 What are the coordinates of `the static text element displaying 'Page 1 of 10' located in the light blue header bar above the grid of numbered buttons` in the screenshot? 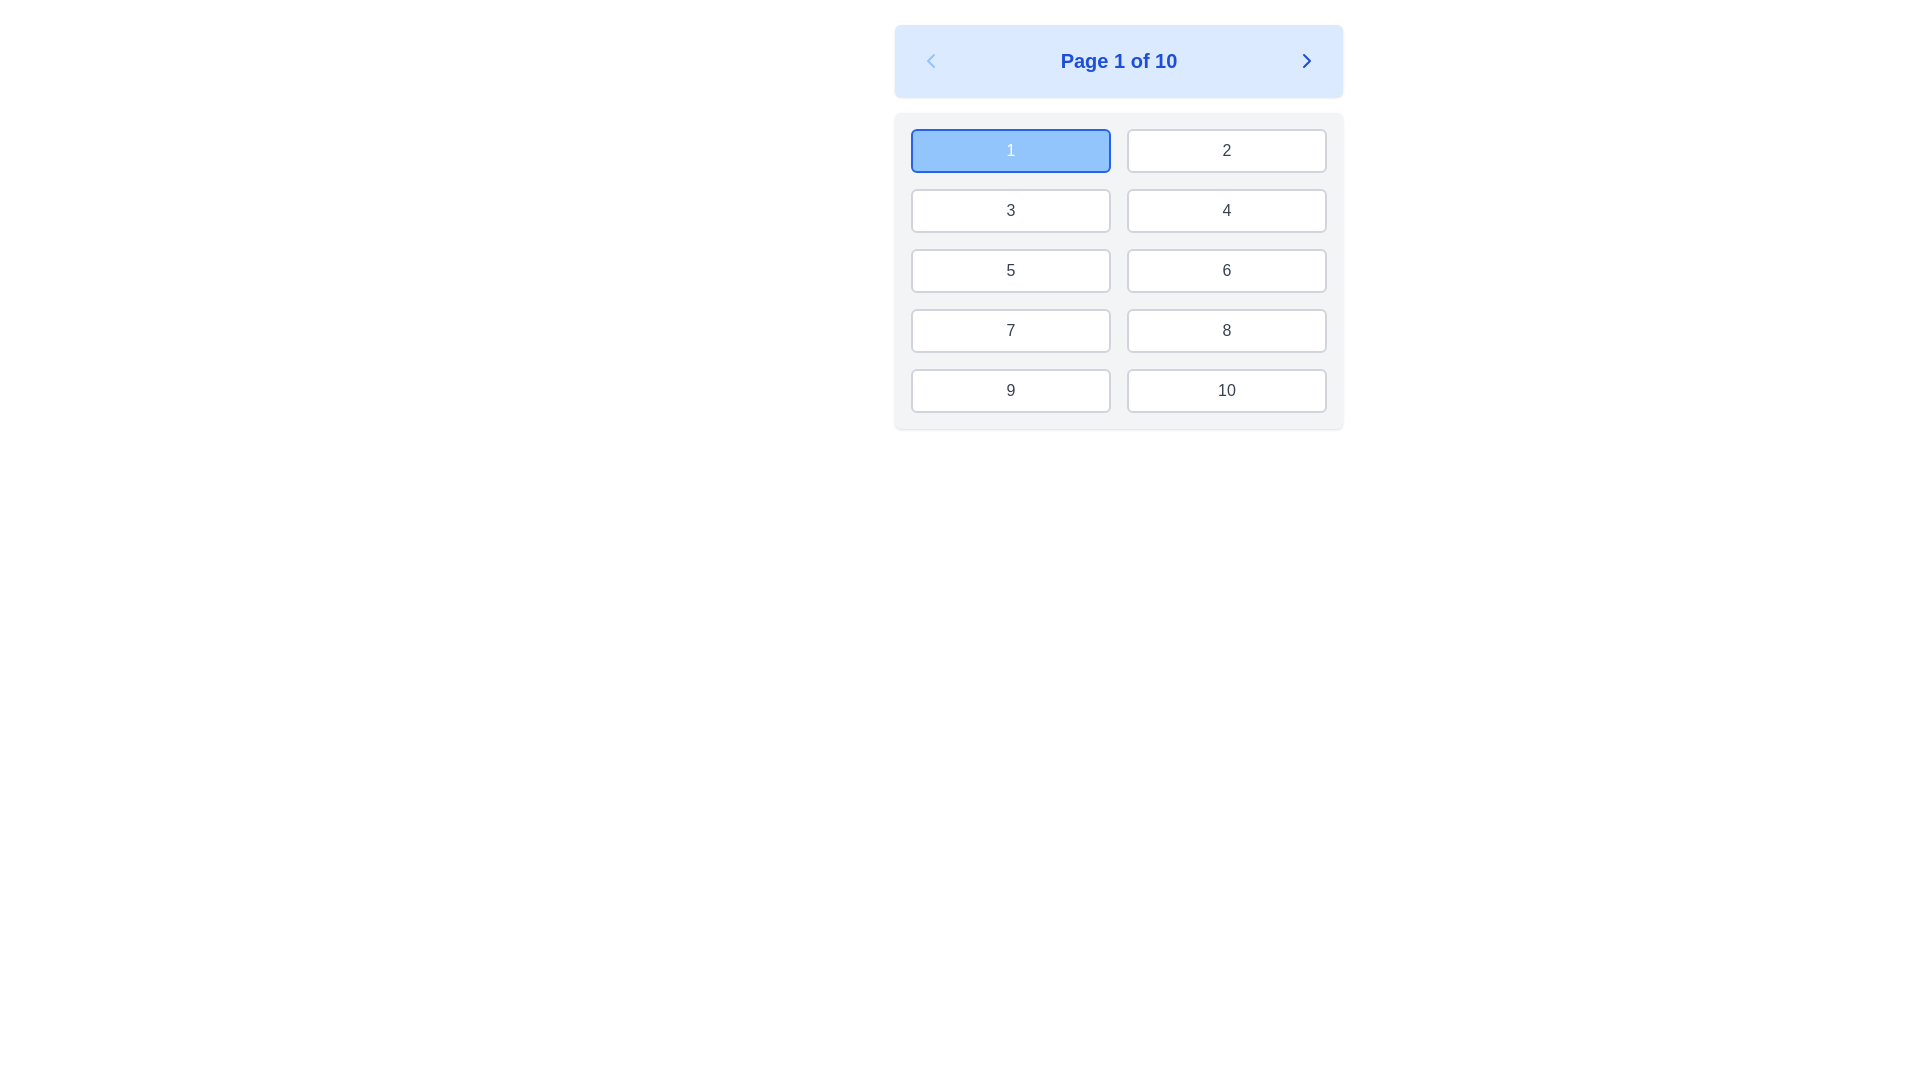 It's located at (1117, 60).